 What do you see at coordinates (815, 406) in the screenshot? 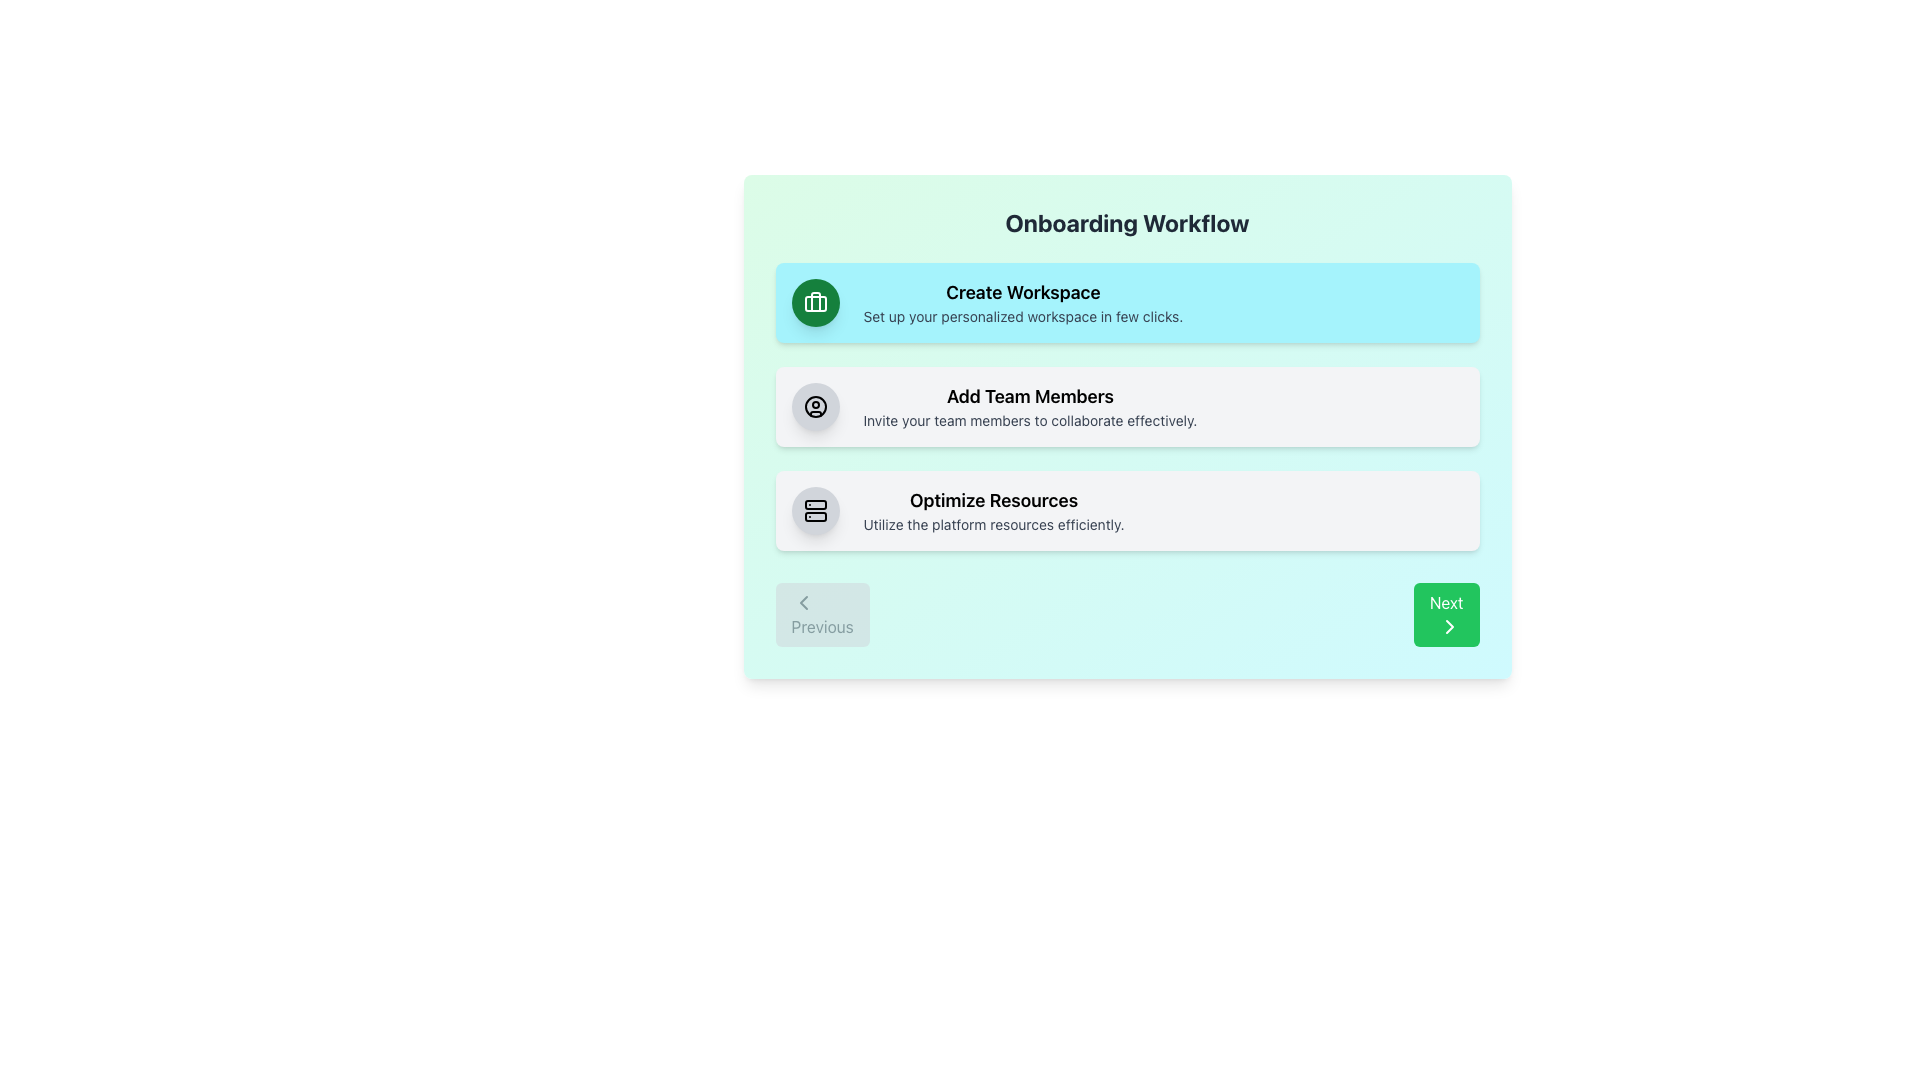
I see `the icon representing the functionality to add team members, which is the leftmost icon in the rounded rectangular button labeled 'Add Team Members' on the onboarding interface` at bounding box center [815, 406].